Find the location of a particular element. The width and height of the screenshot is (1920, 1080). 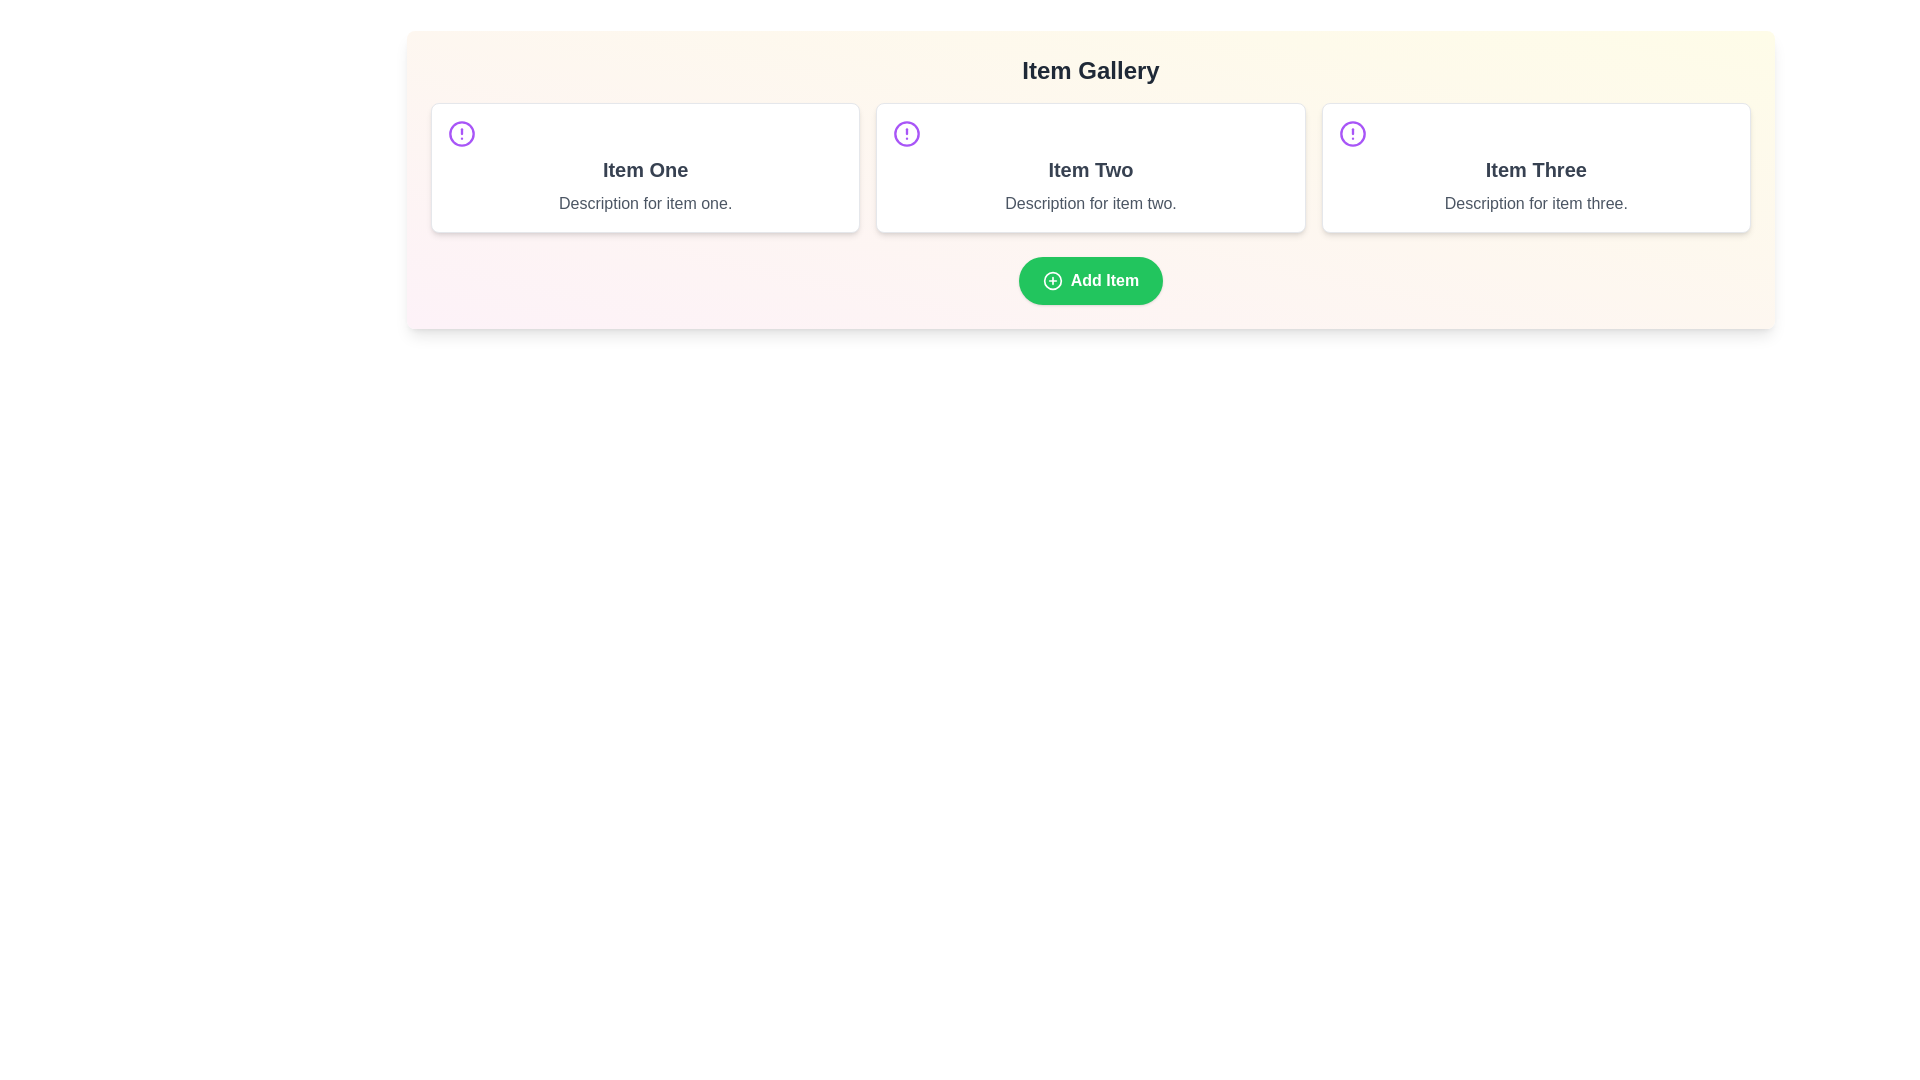

the status or alert icon located in the upper-left corner of the 'Item One' card, which serves as a visual indicator or alert related to the content of the card is located at coordinates (460, 134).